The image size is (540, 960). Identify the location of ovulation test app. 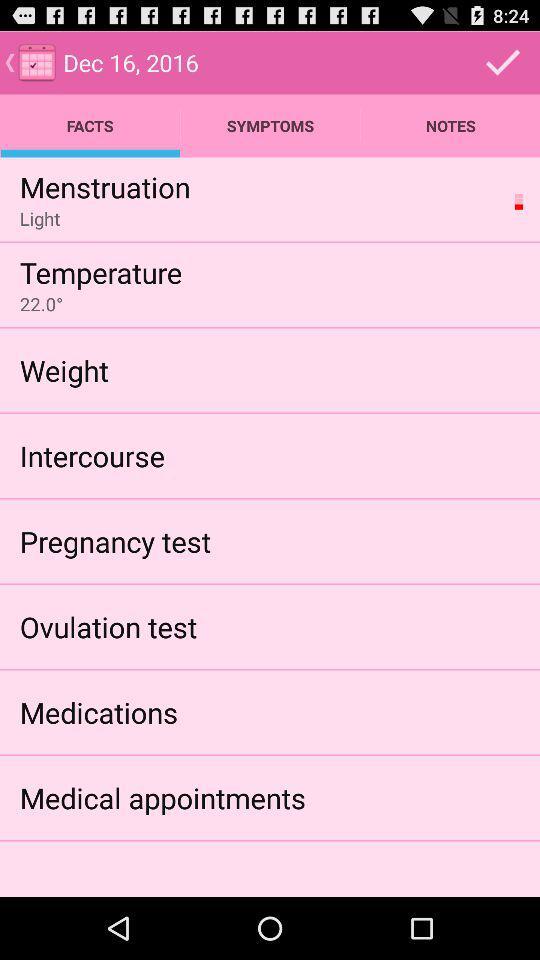
(108, 625).